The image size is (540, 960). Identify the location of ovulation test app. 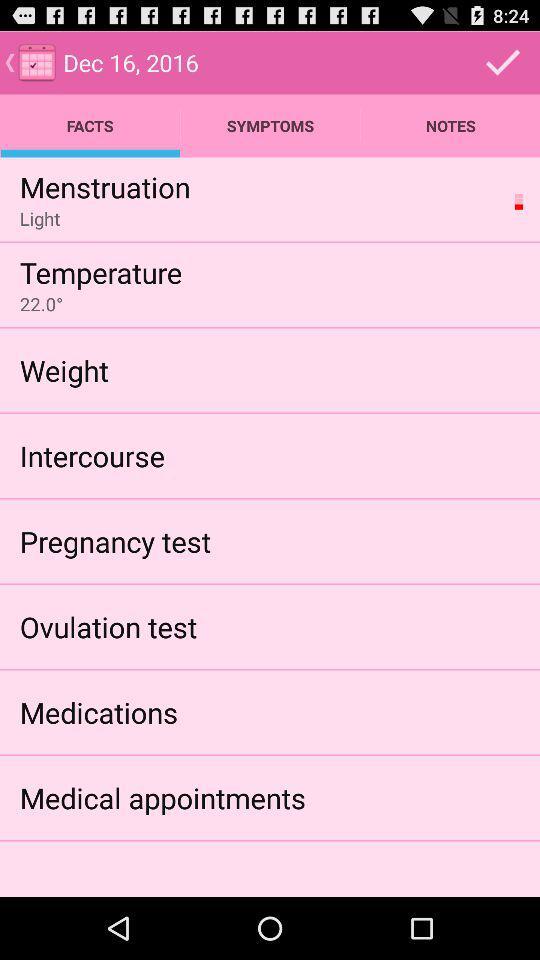
(108, 625).